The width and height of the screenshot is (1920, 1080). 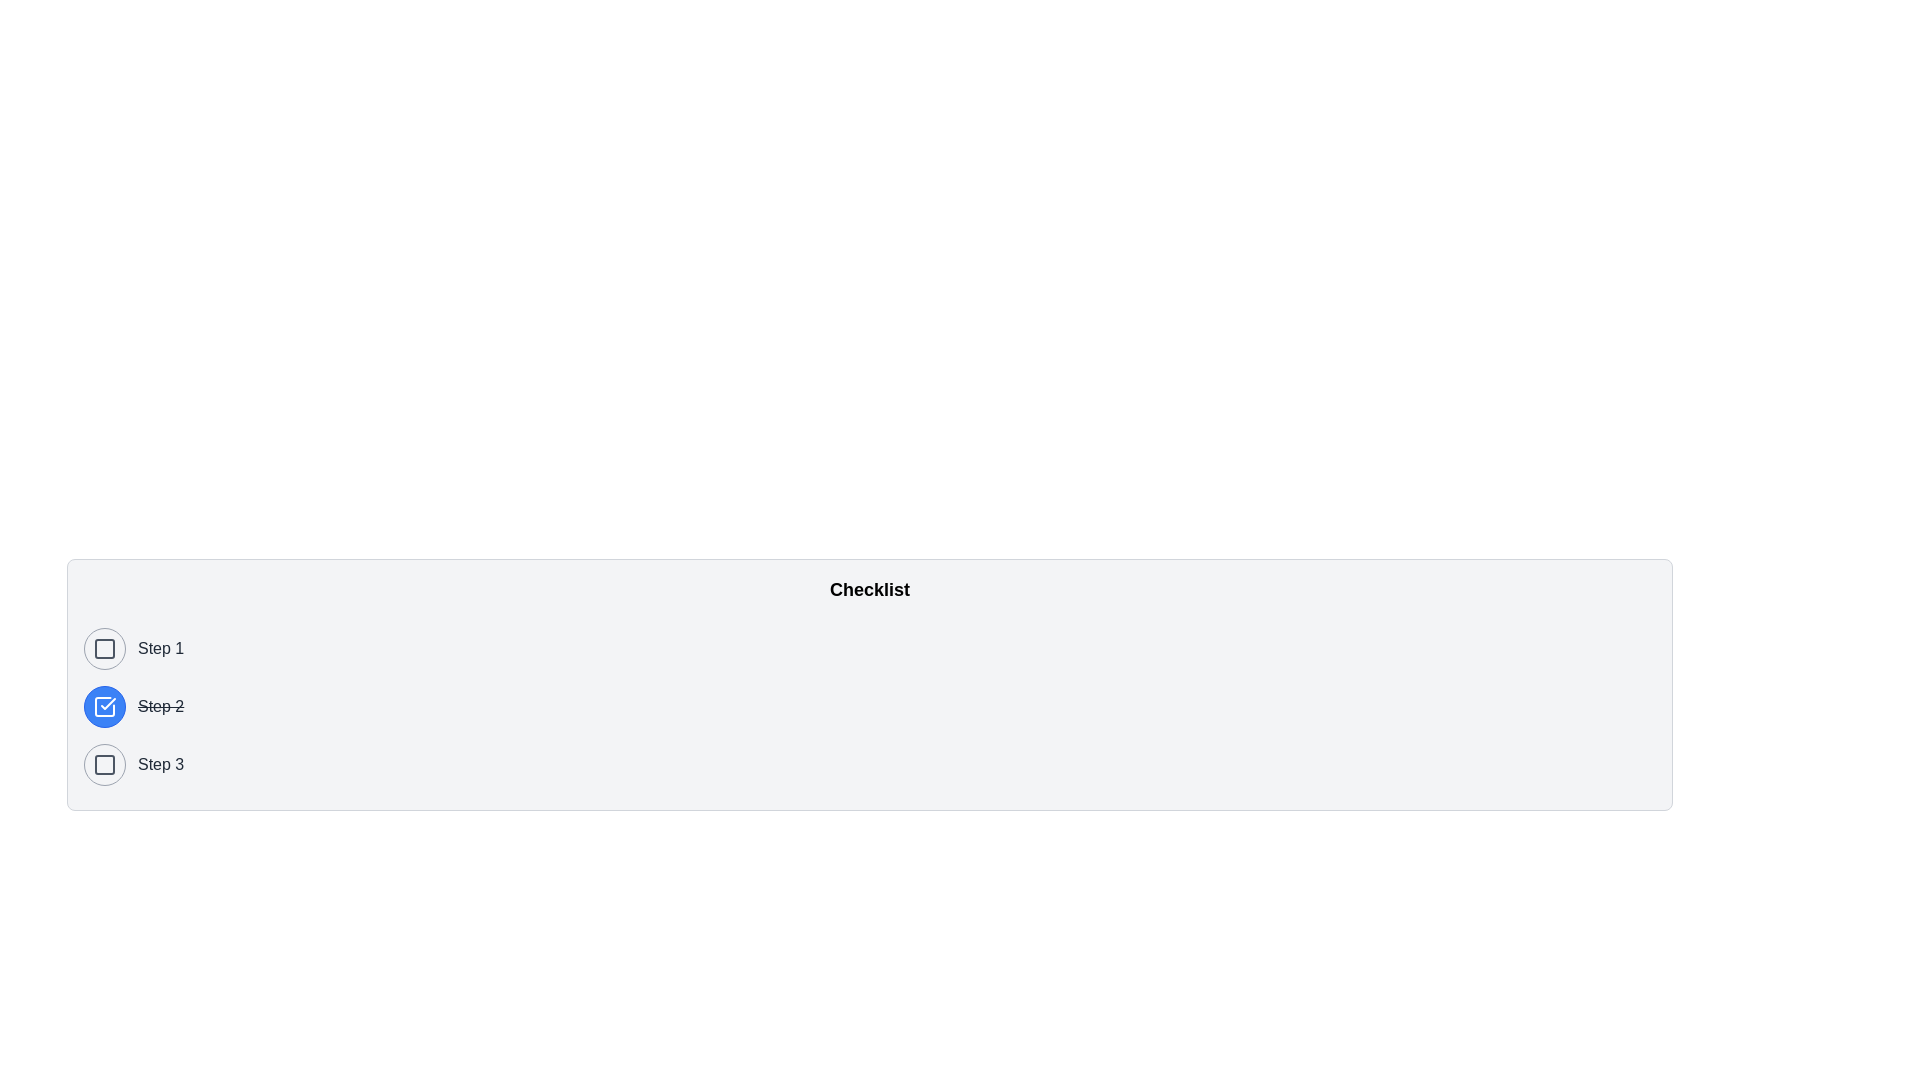 I want to click on the label displaying 'Step 2' with a strikethrough, which is part of a checklist interface, positioned between 'Step 1' and 'Step 3' and aligned with a blue circular icon containing a checkmark, so click(x=161, y=705).